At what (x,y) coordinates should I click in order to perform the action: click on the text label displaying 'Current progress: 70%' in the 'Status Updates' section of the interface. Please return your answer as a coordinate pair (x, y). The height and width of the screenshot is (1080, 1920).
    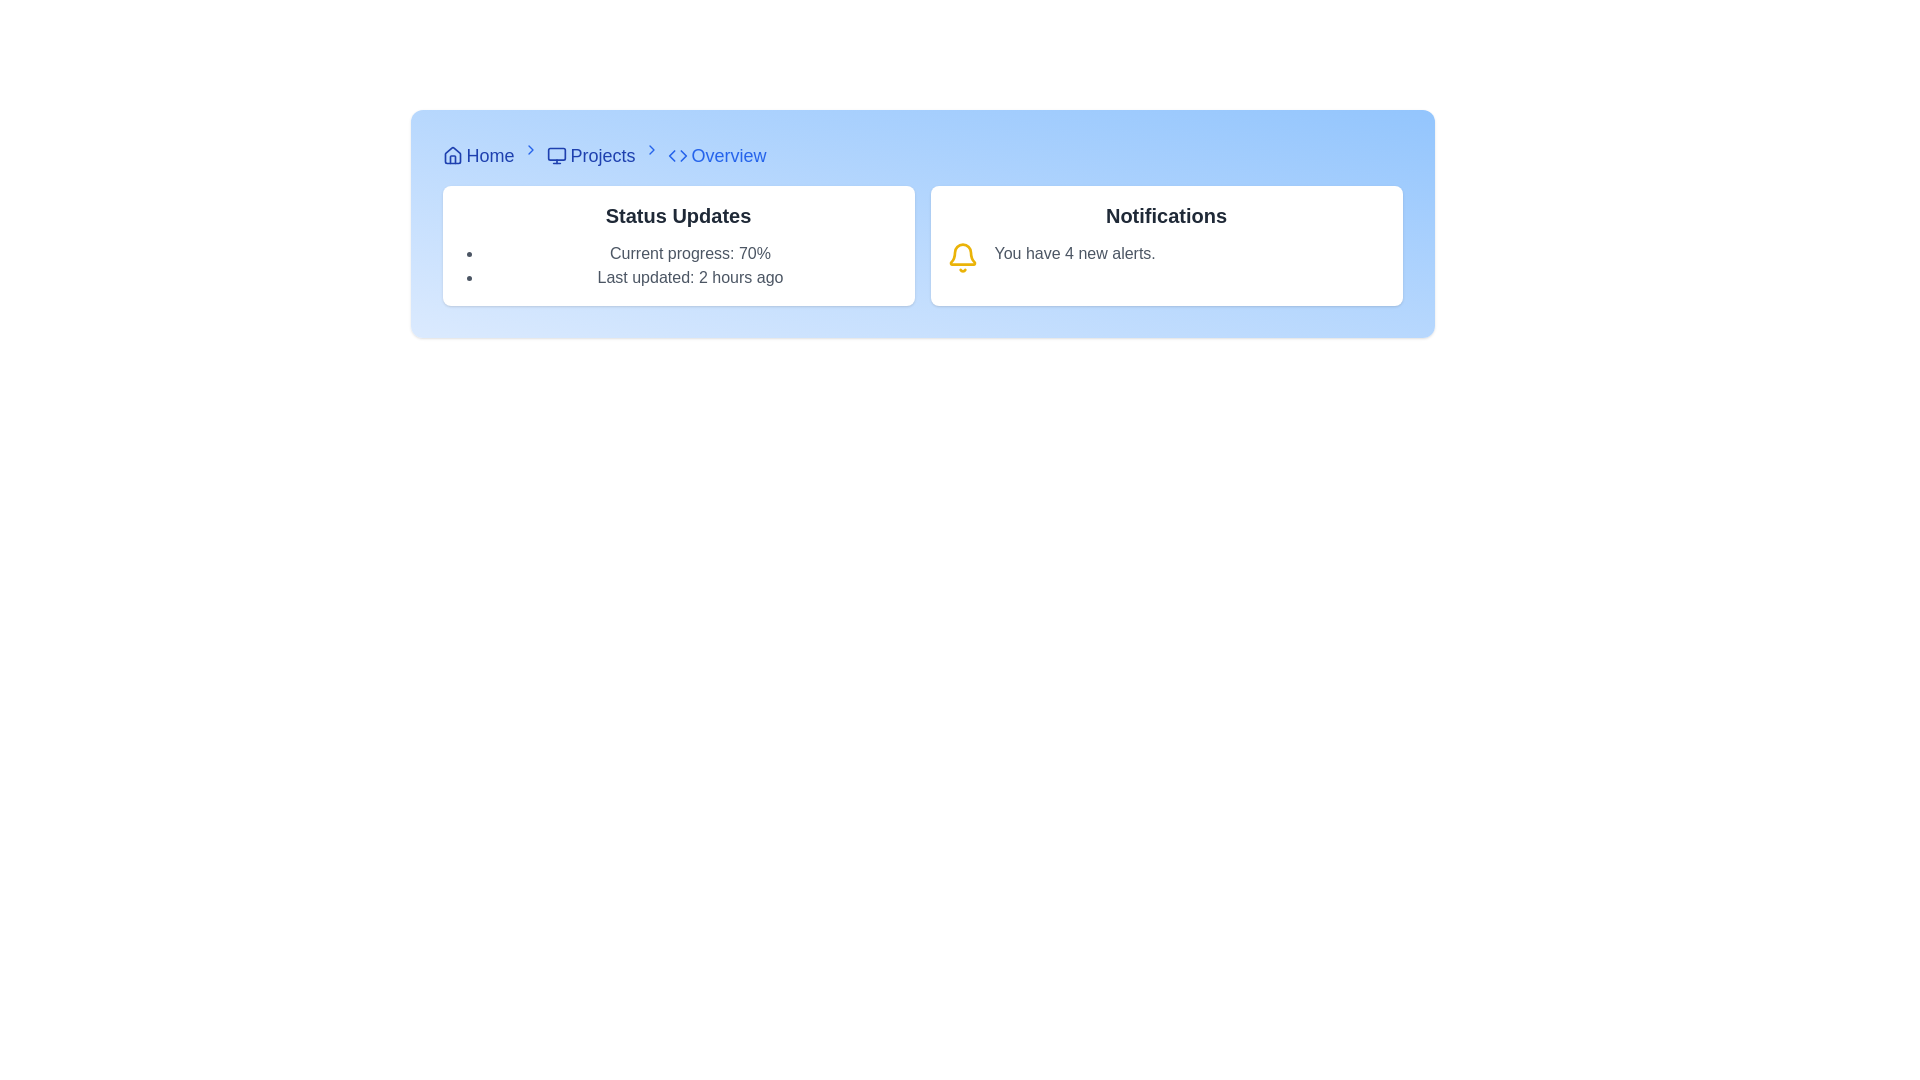
    Looking at the image, I should click on (690, 253).